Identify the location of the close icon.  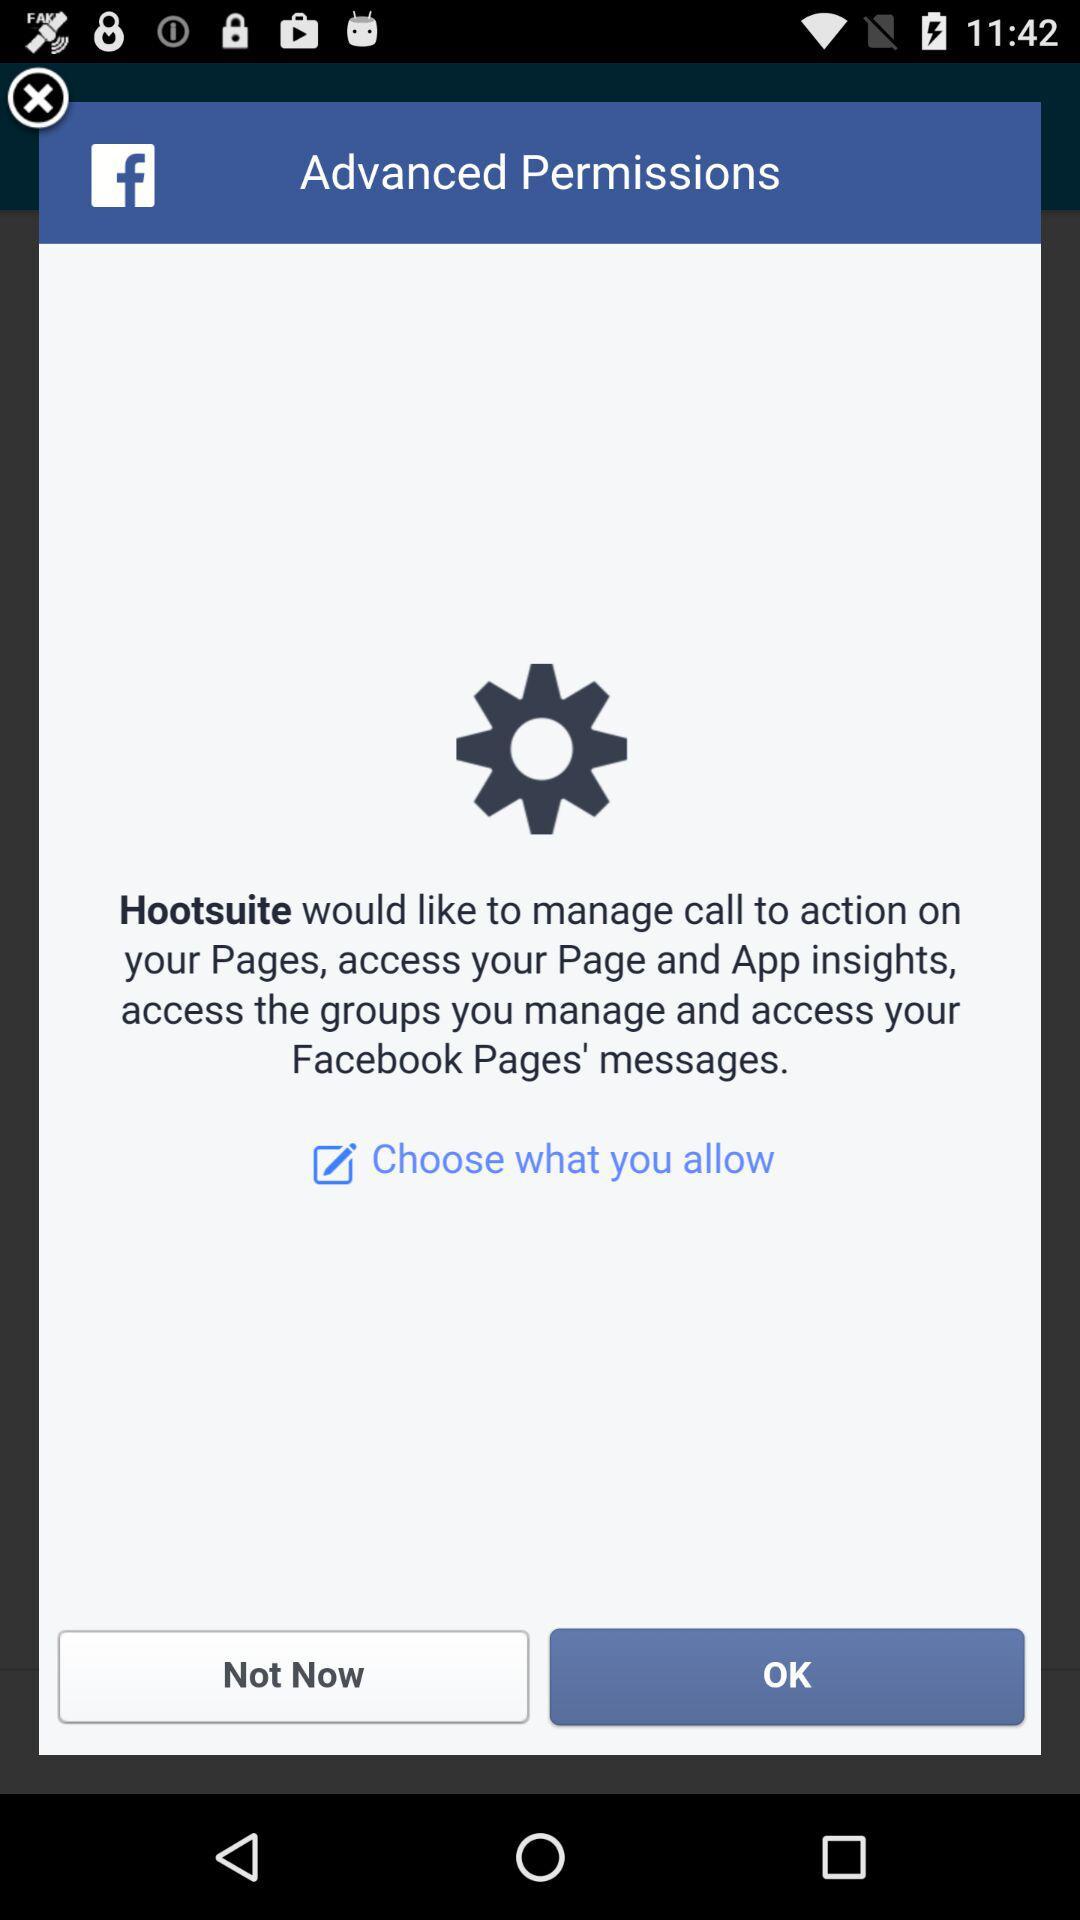
(38, 107).